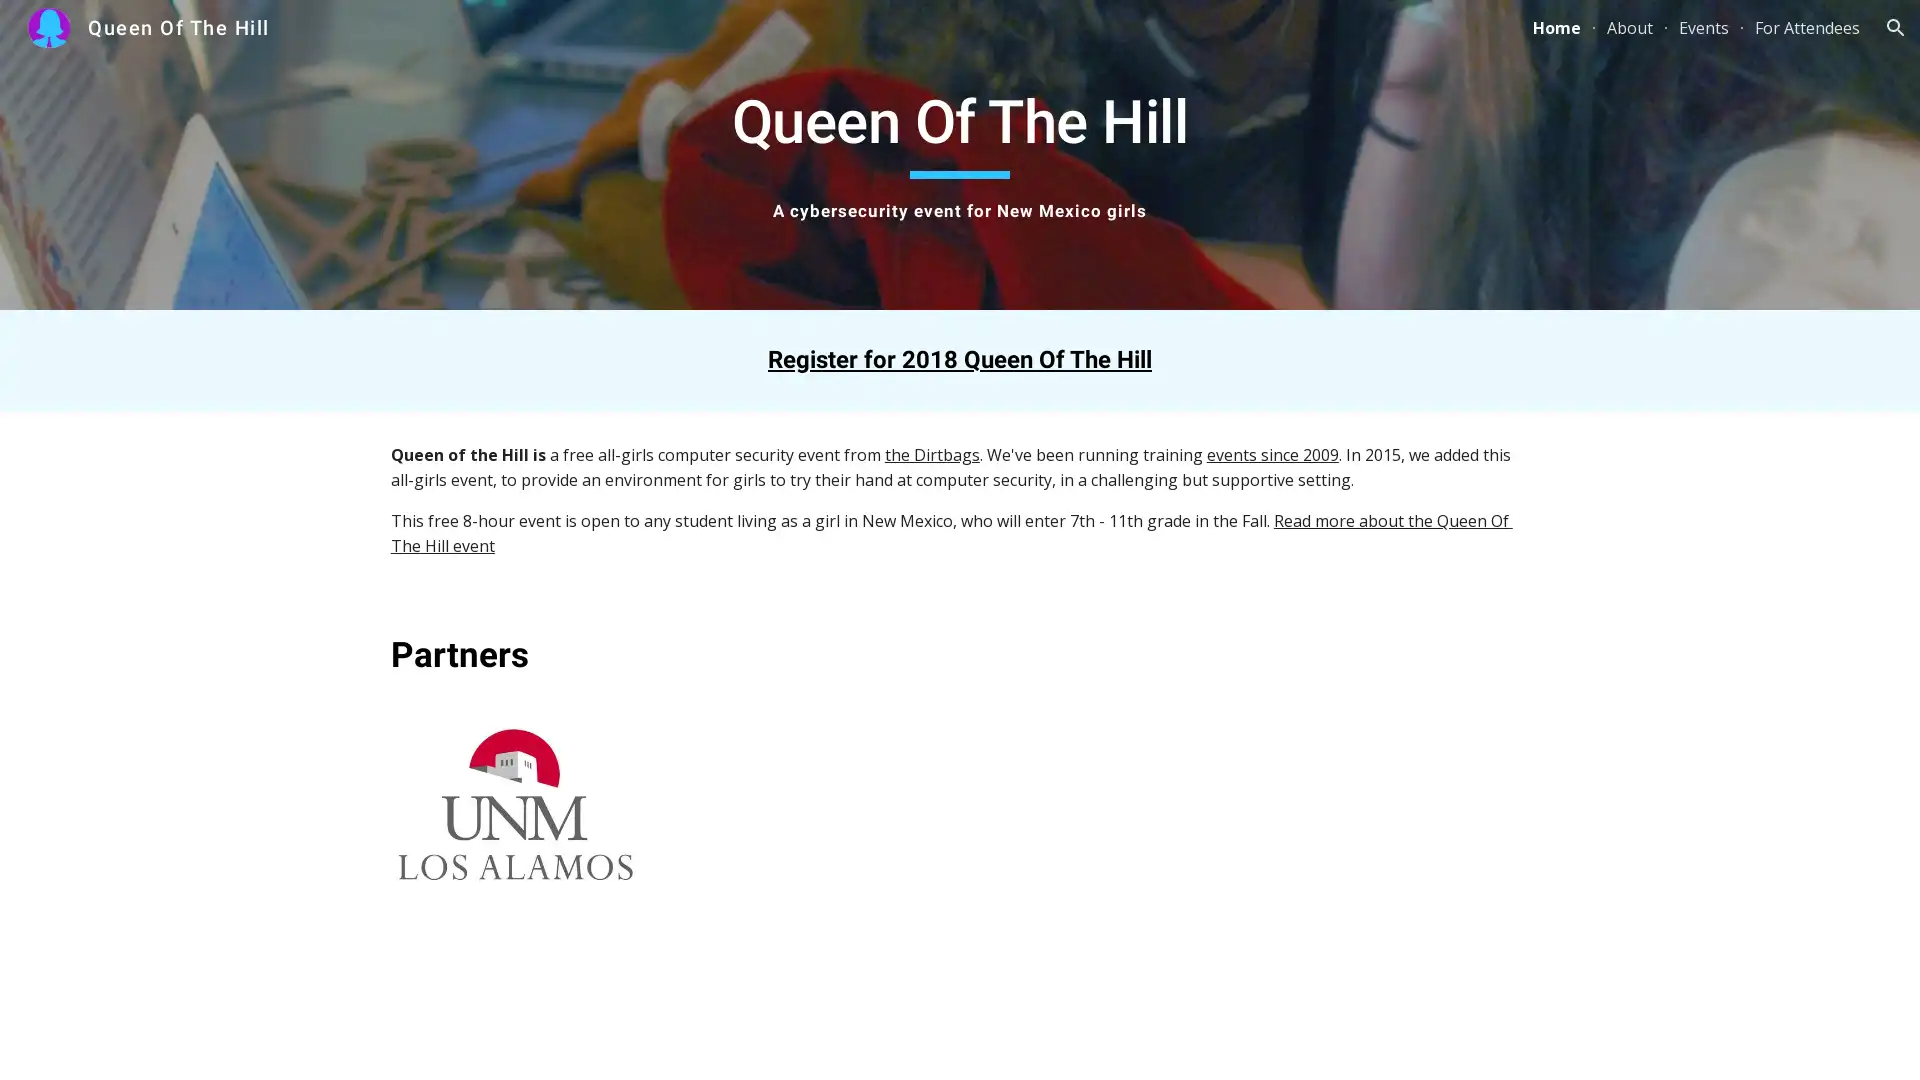 Image resolution: width=1920 pixels, height=1080 pixels. Describe the element at coordinates (1175, 358) in the screenshot. I see `Copy heading link` at that location.